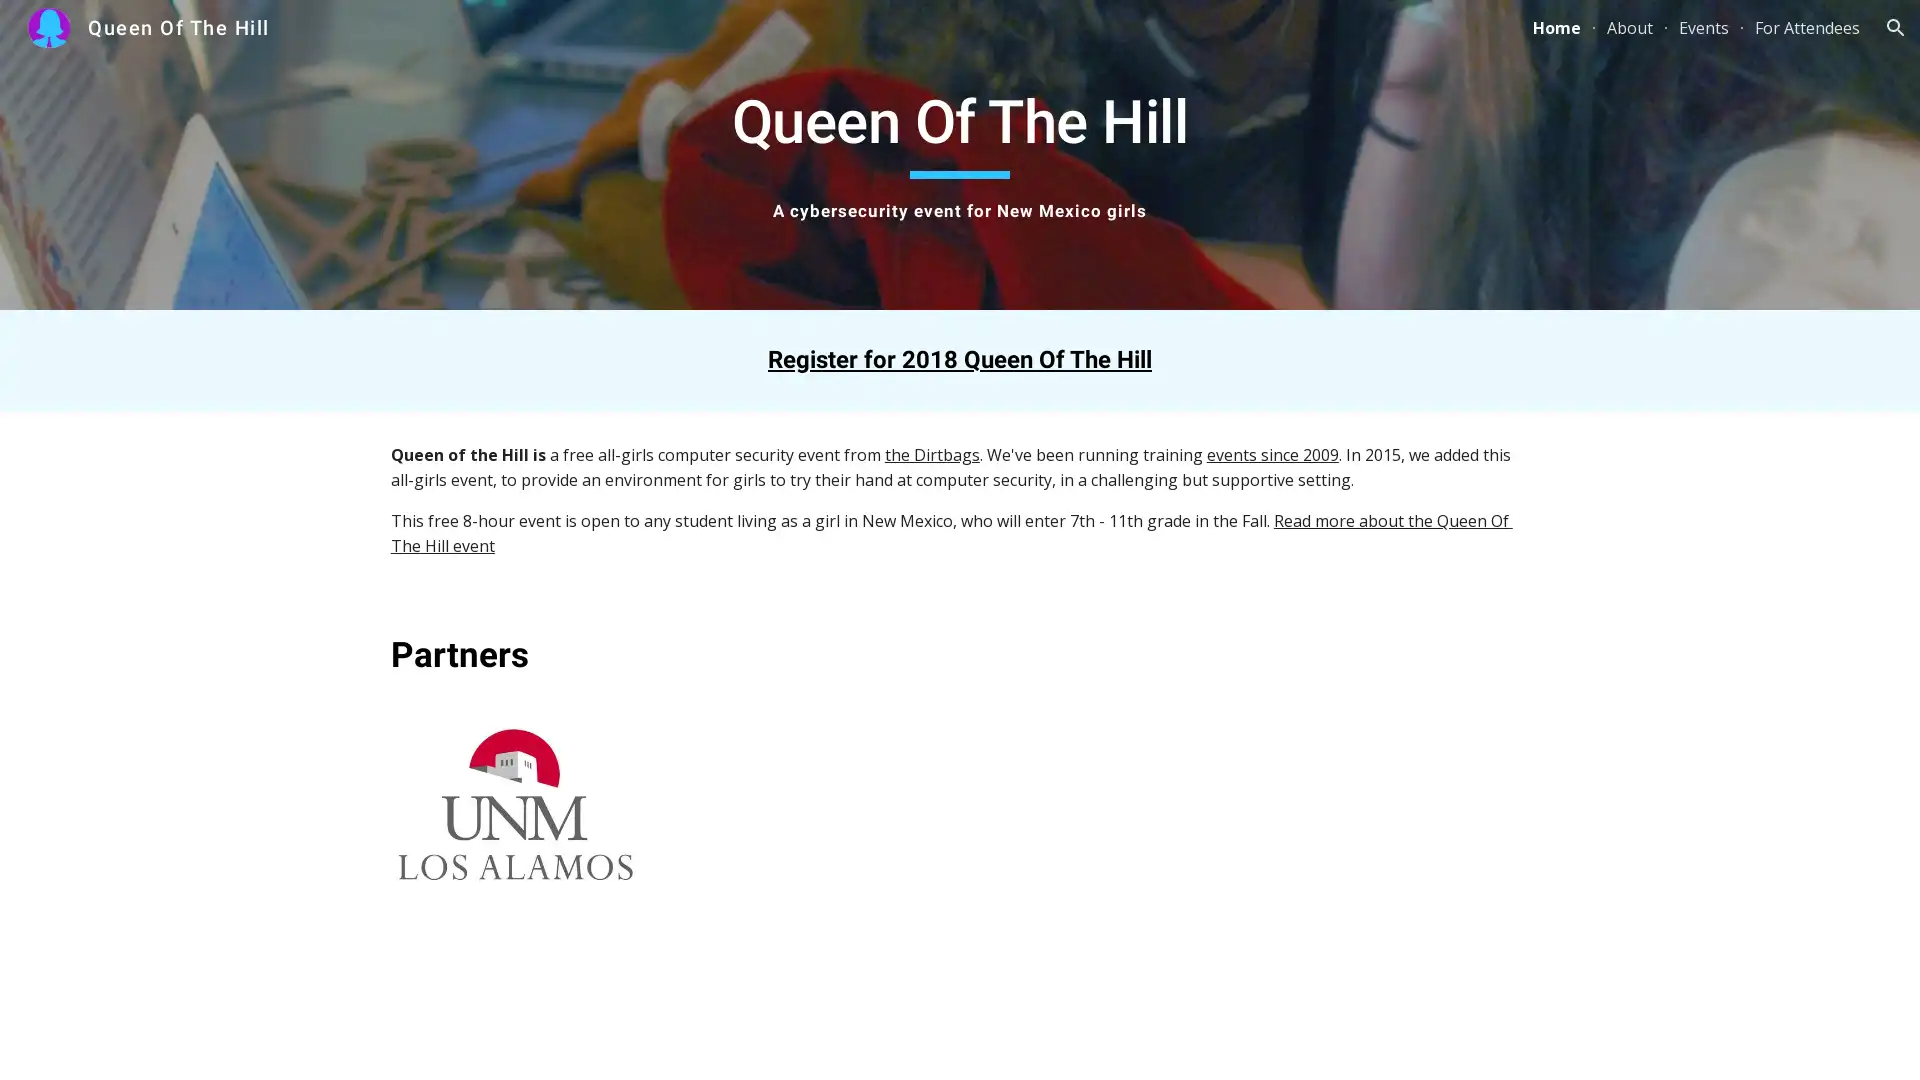 Image resolution: width=1920 pixels, height=1080 pixels. Describe the element at coordinates (1175, 358) in the screenshot. I see `Copy heading link` at that location.